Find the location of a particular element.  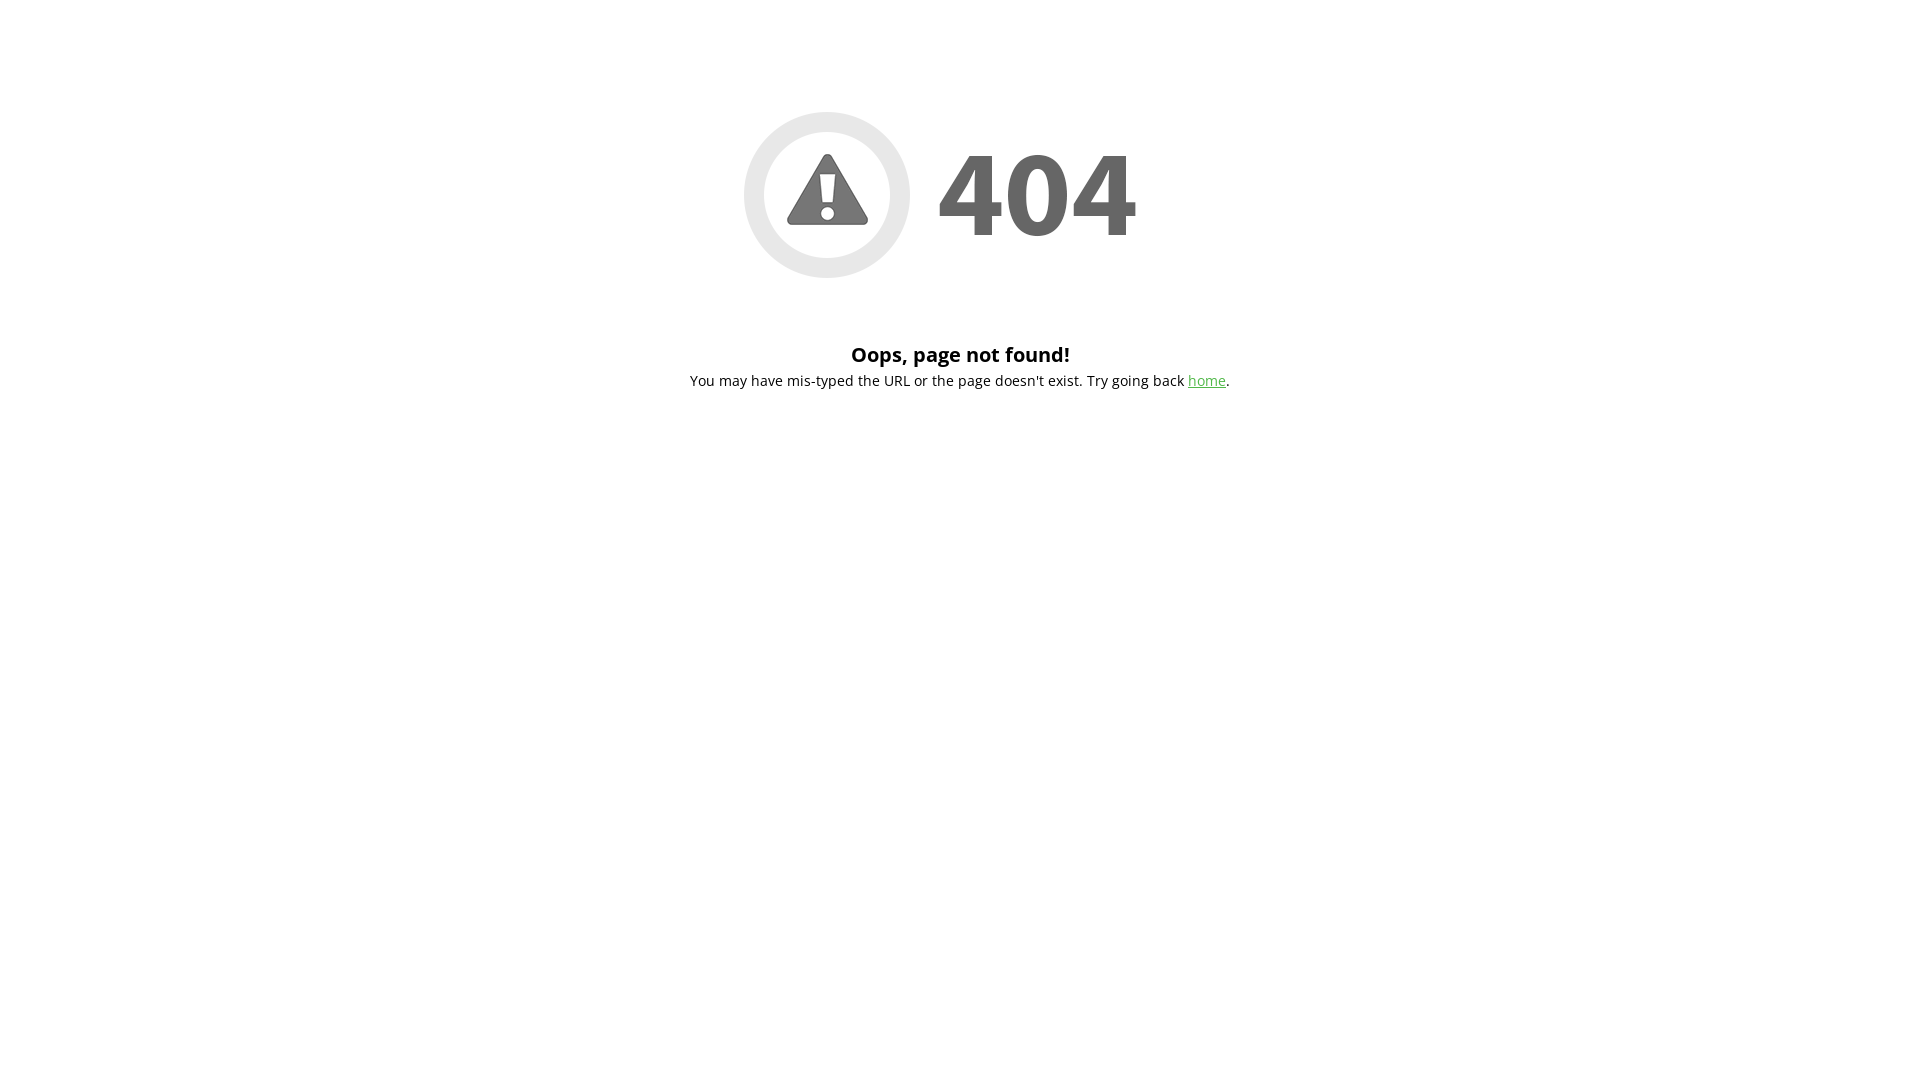

'home' is located at coordinates (1188, 380).